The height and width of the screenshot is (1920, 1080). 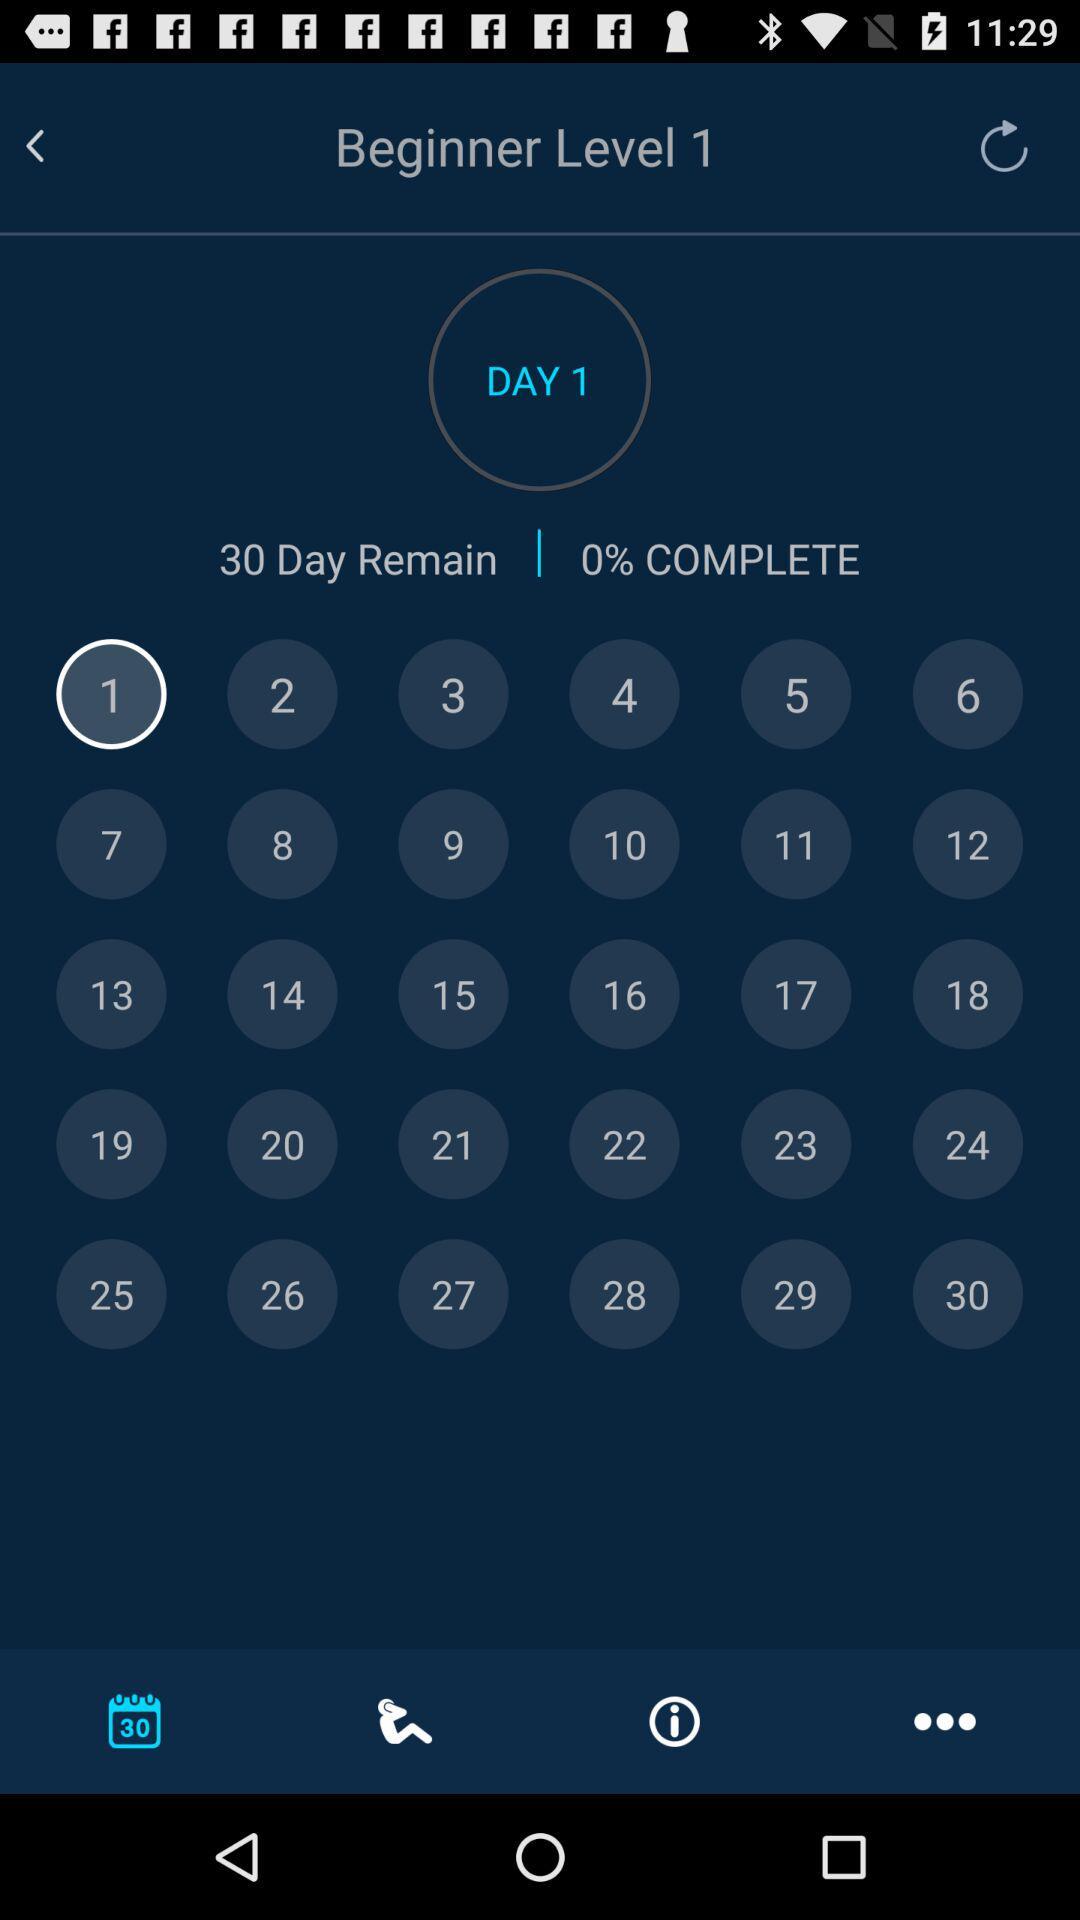 I want to click on let you look at that specific day, so click(x=623, y=1294).